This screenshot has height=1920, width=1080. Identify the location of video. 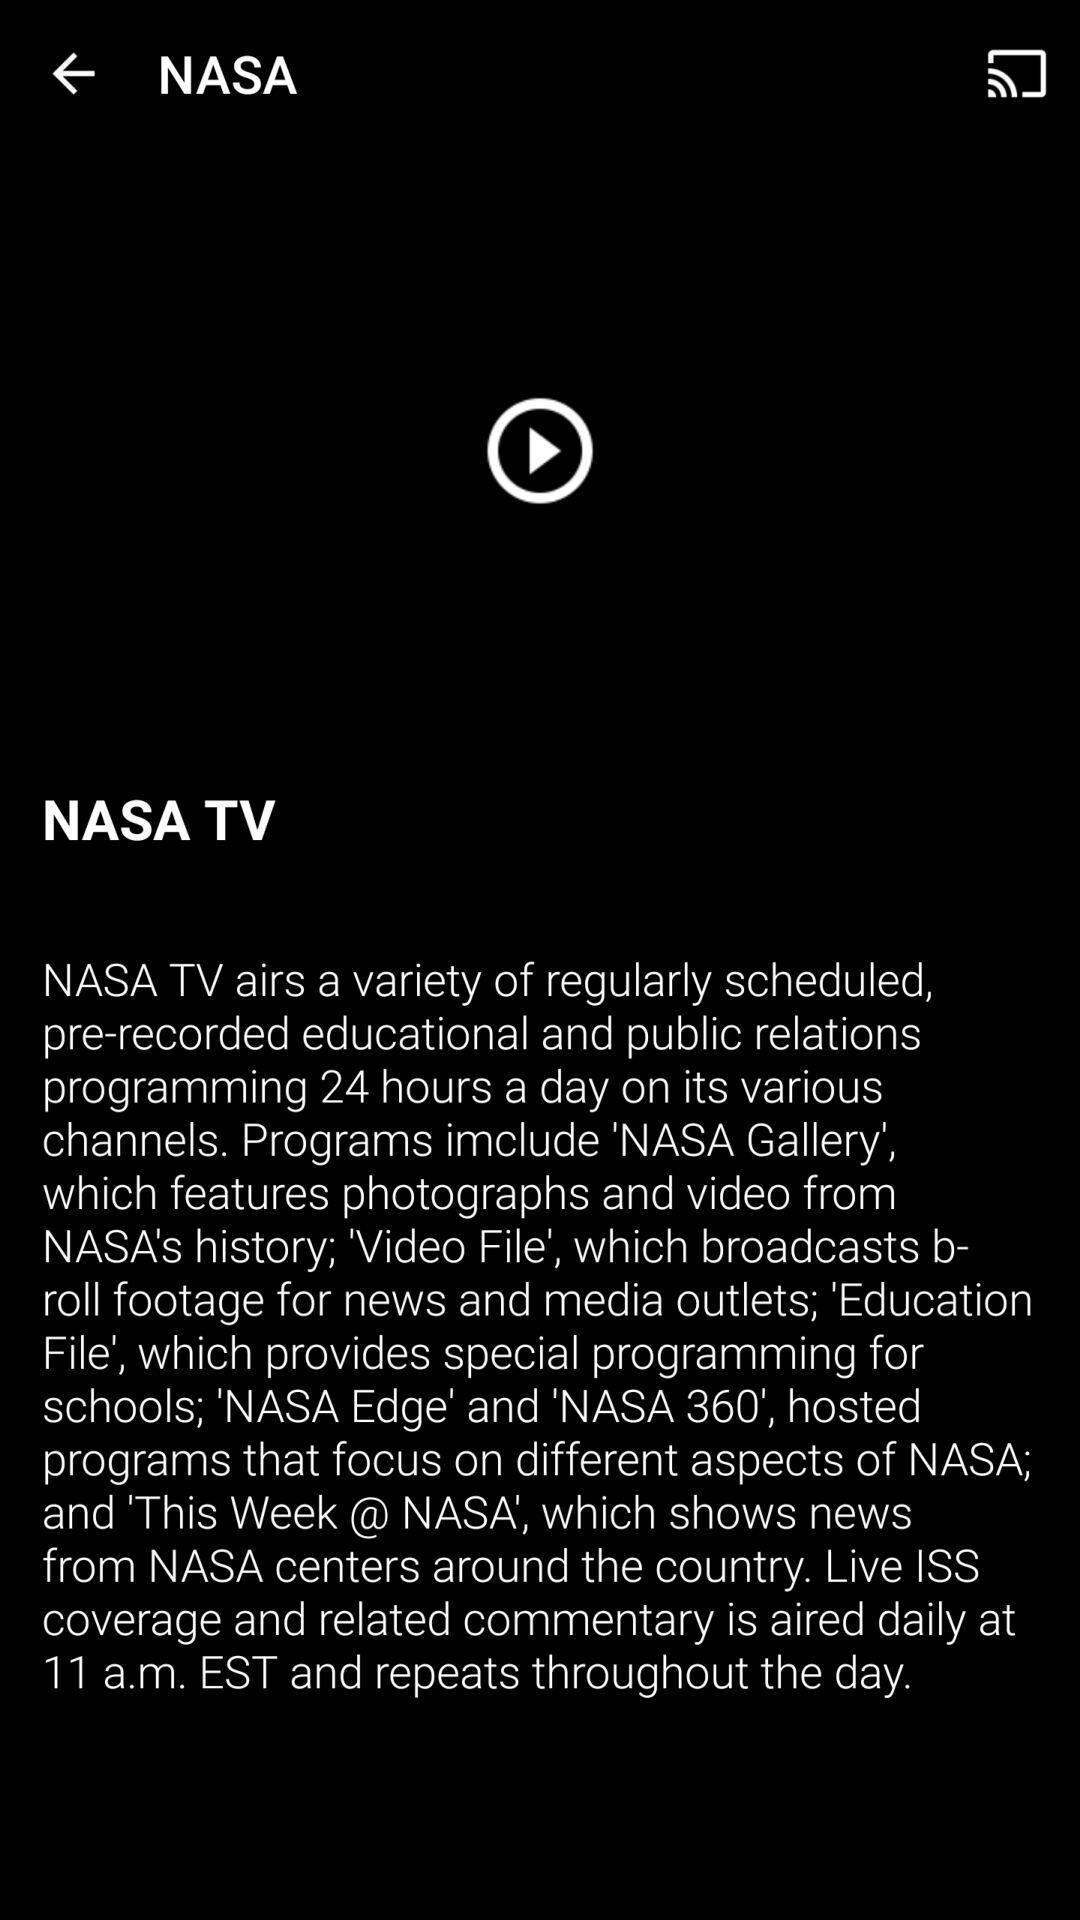
(540, 449).